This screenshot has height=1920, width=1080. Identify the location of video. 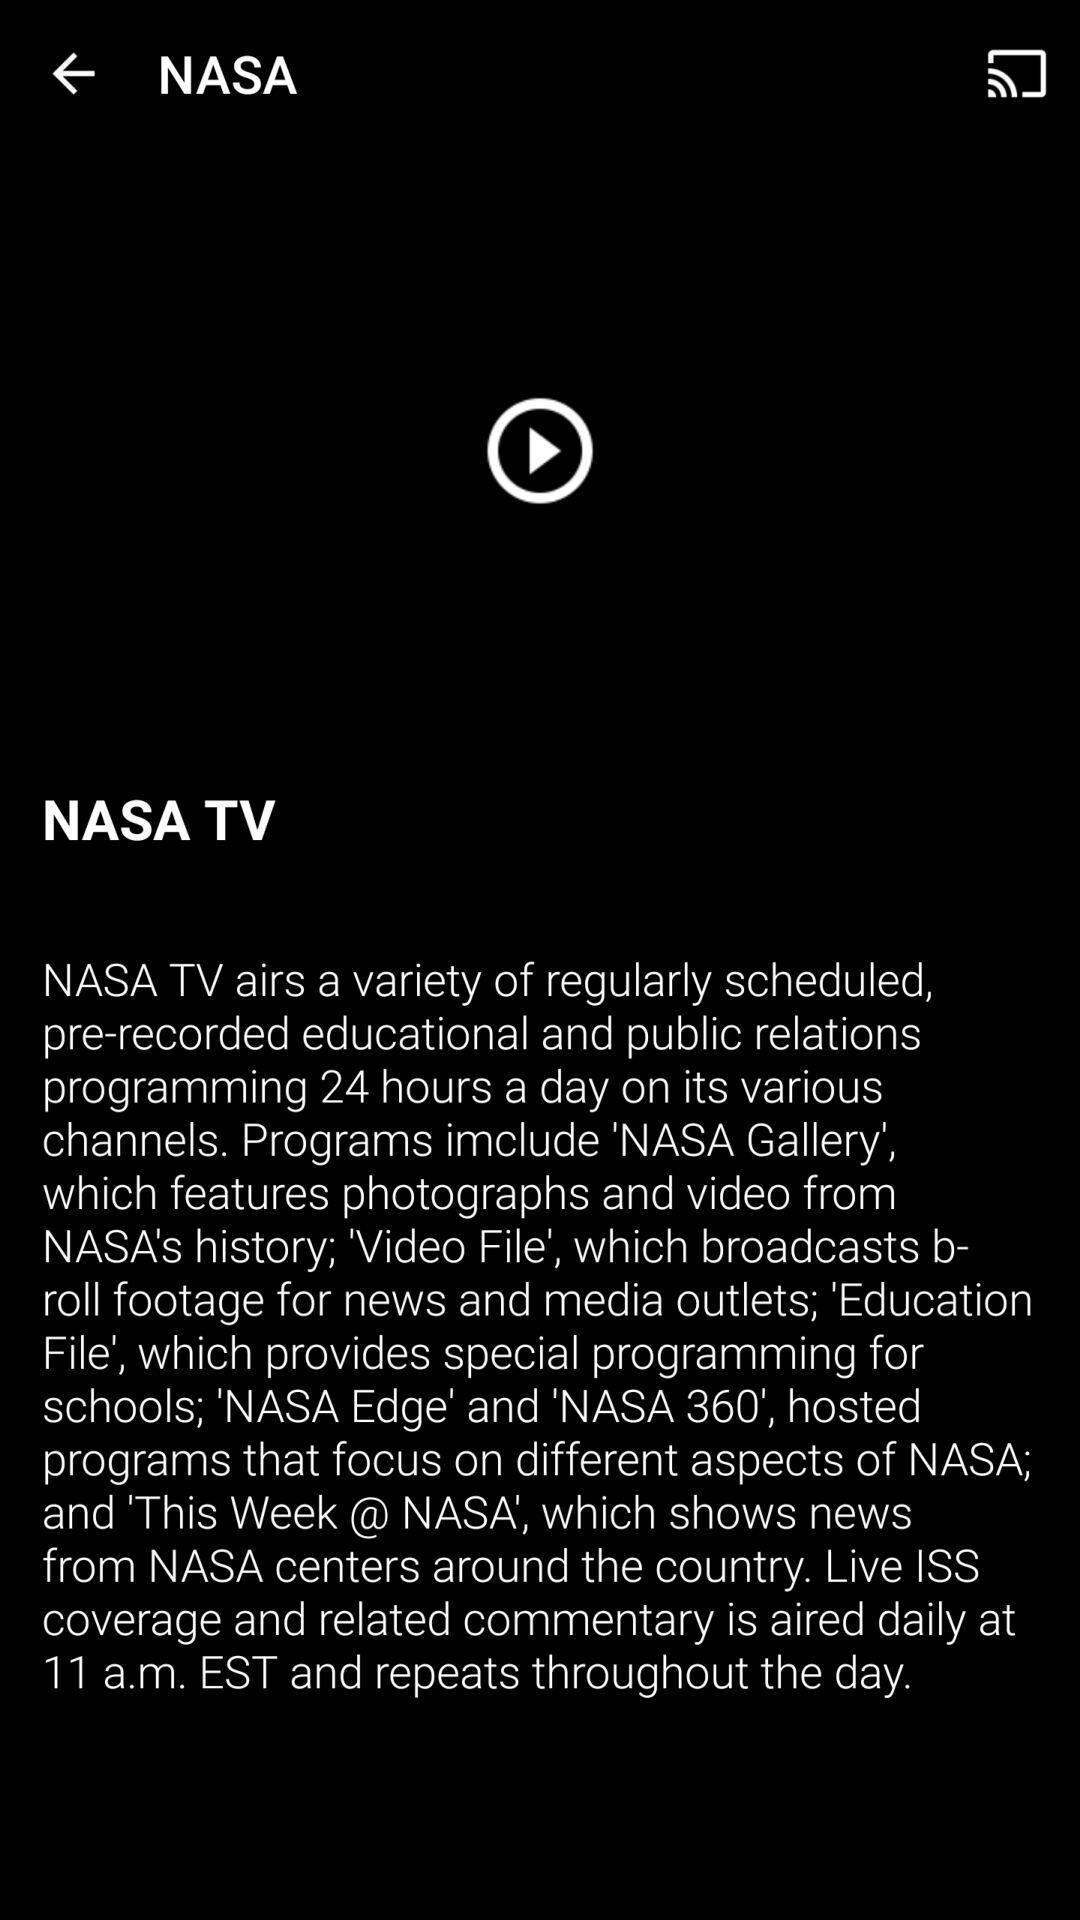
(540, 449).